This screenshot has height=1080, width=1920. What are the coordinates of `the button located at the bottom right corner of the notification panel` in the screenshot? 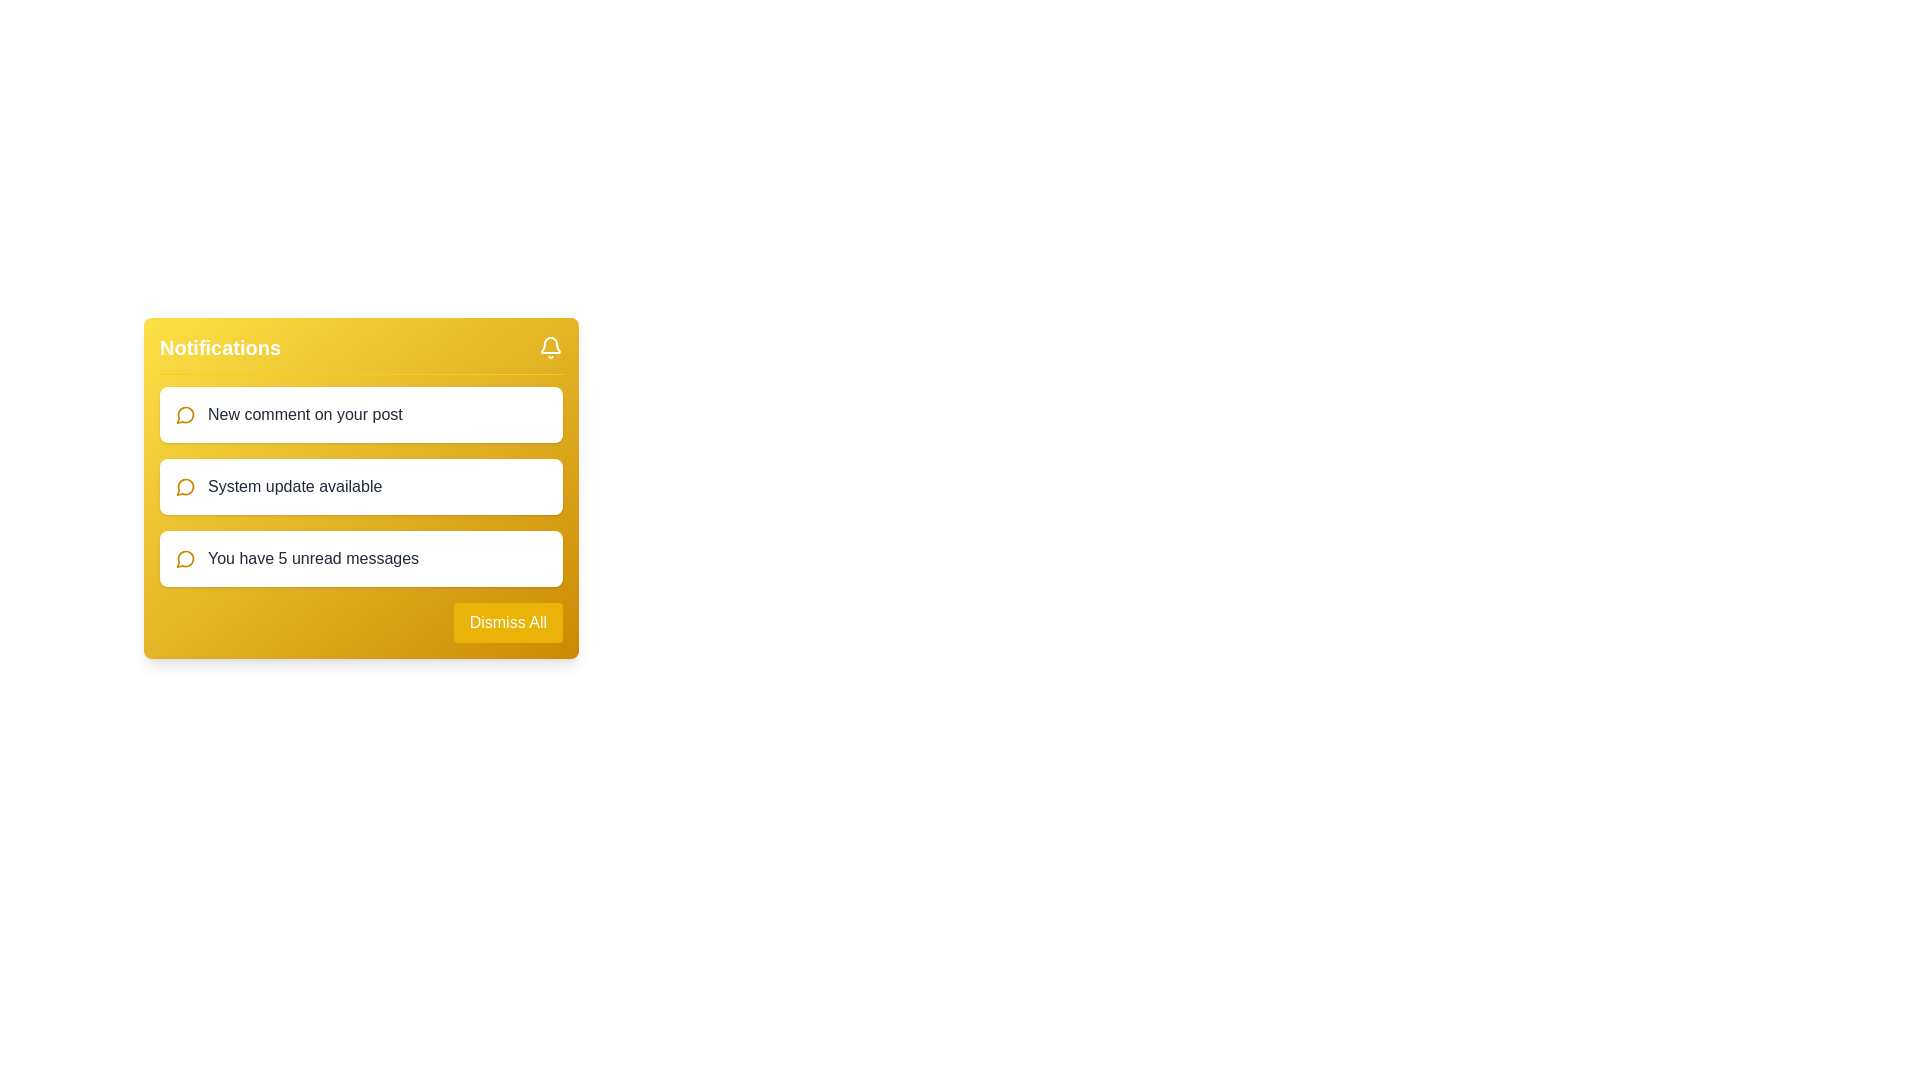 It's located at (361, 622).